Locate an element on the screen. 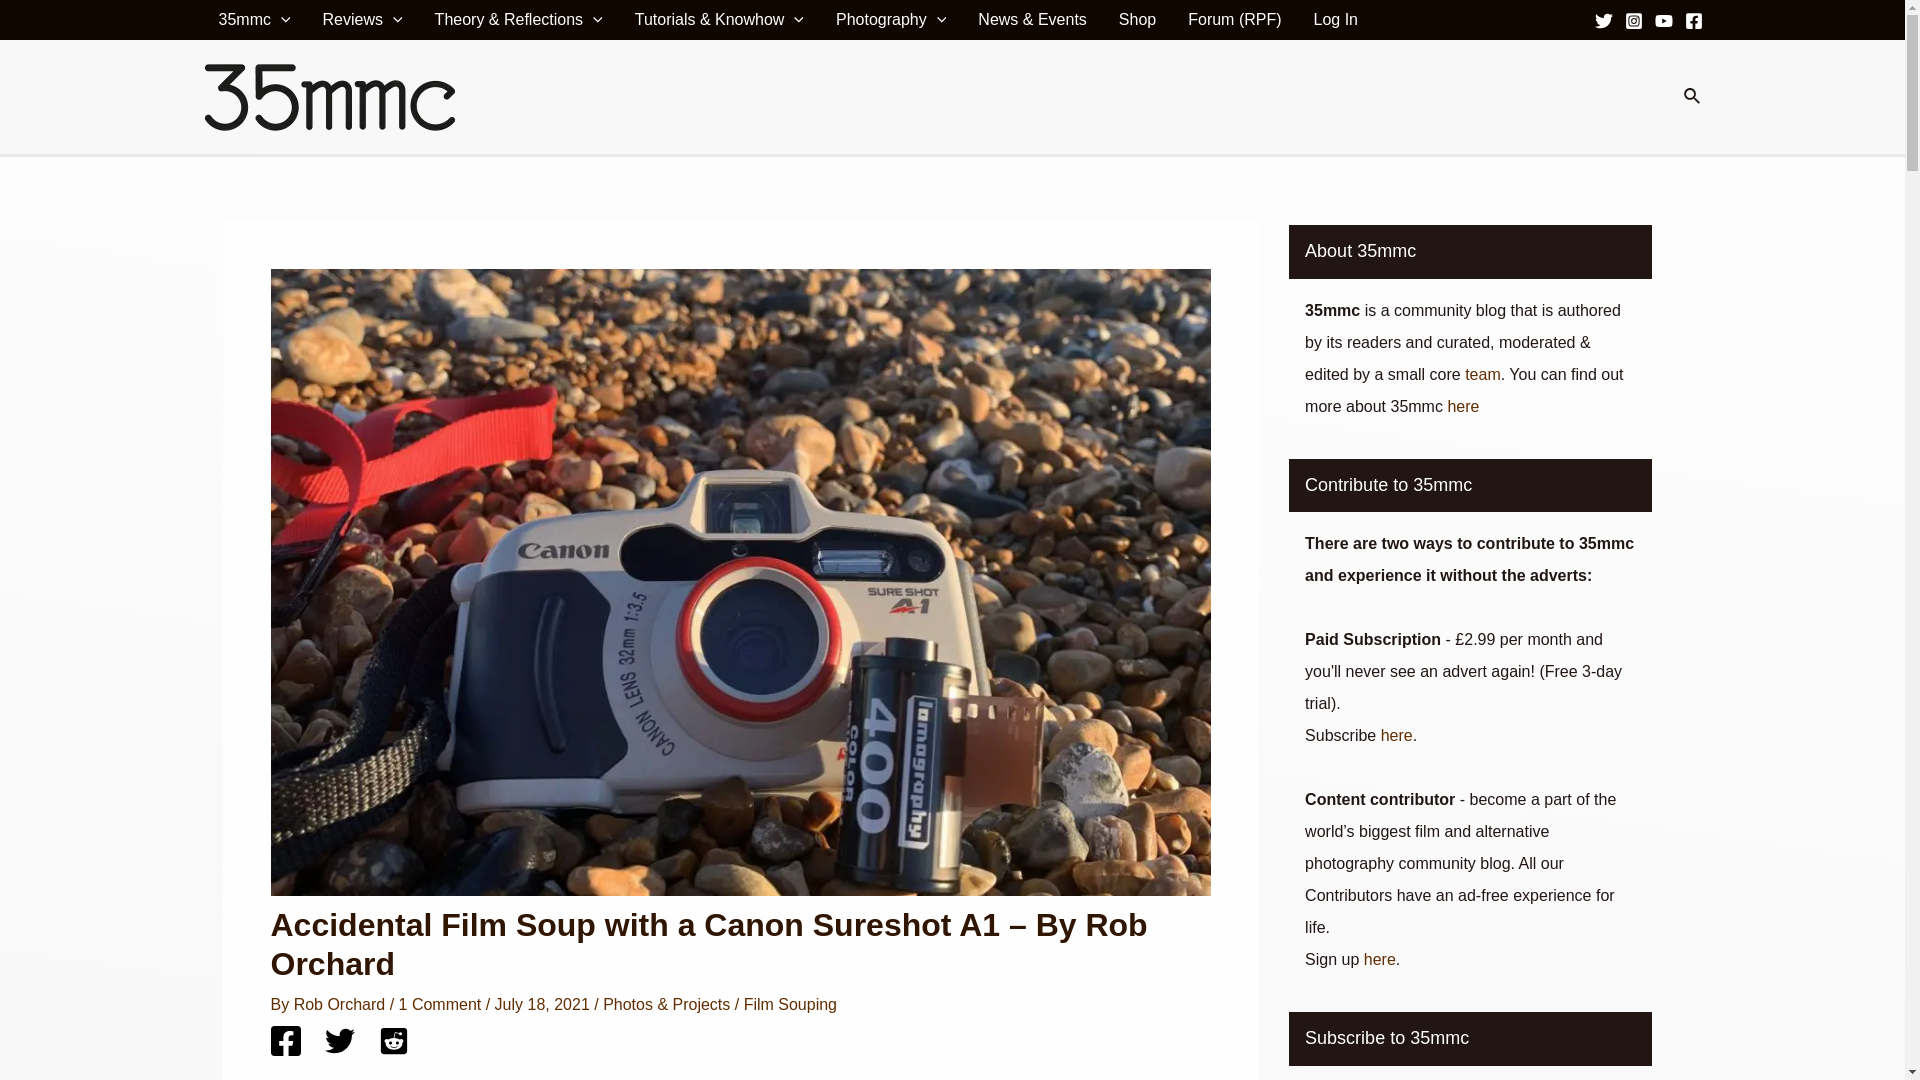 This screenshot has width=1920, height=1080. 'Photos & Projects' is located at coordinates (666, 1004).